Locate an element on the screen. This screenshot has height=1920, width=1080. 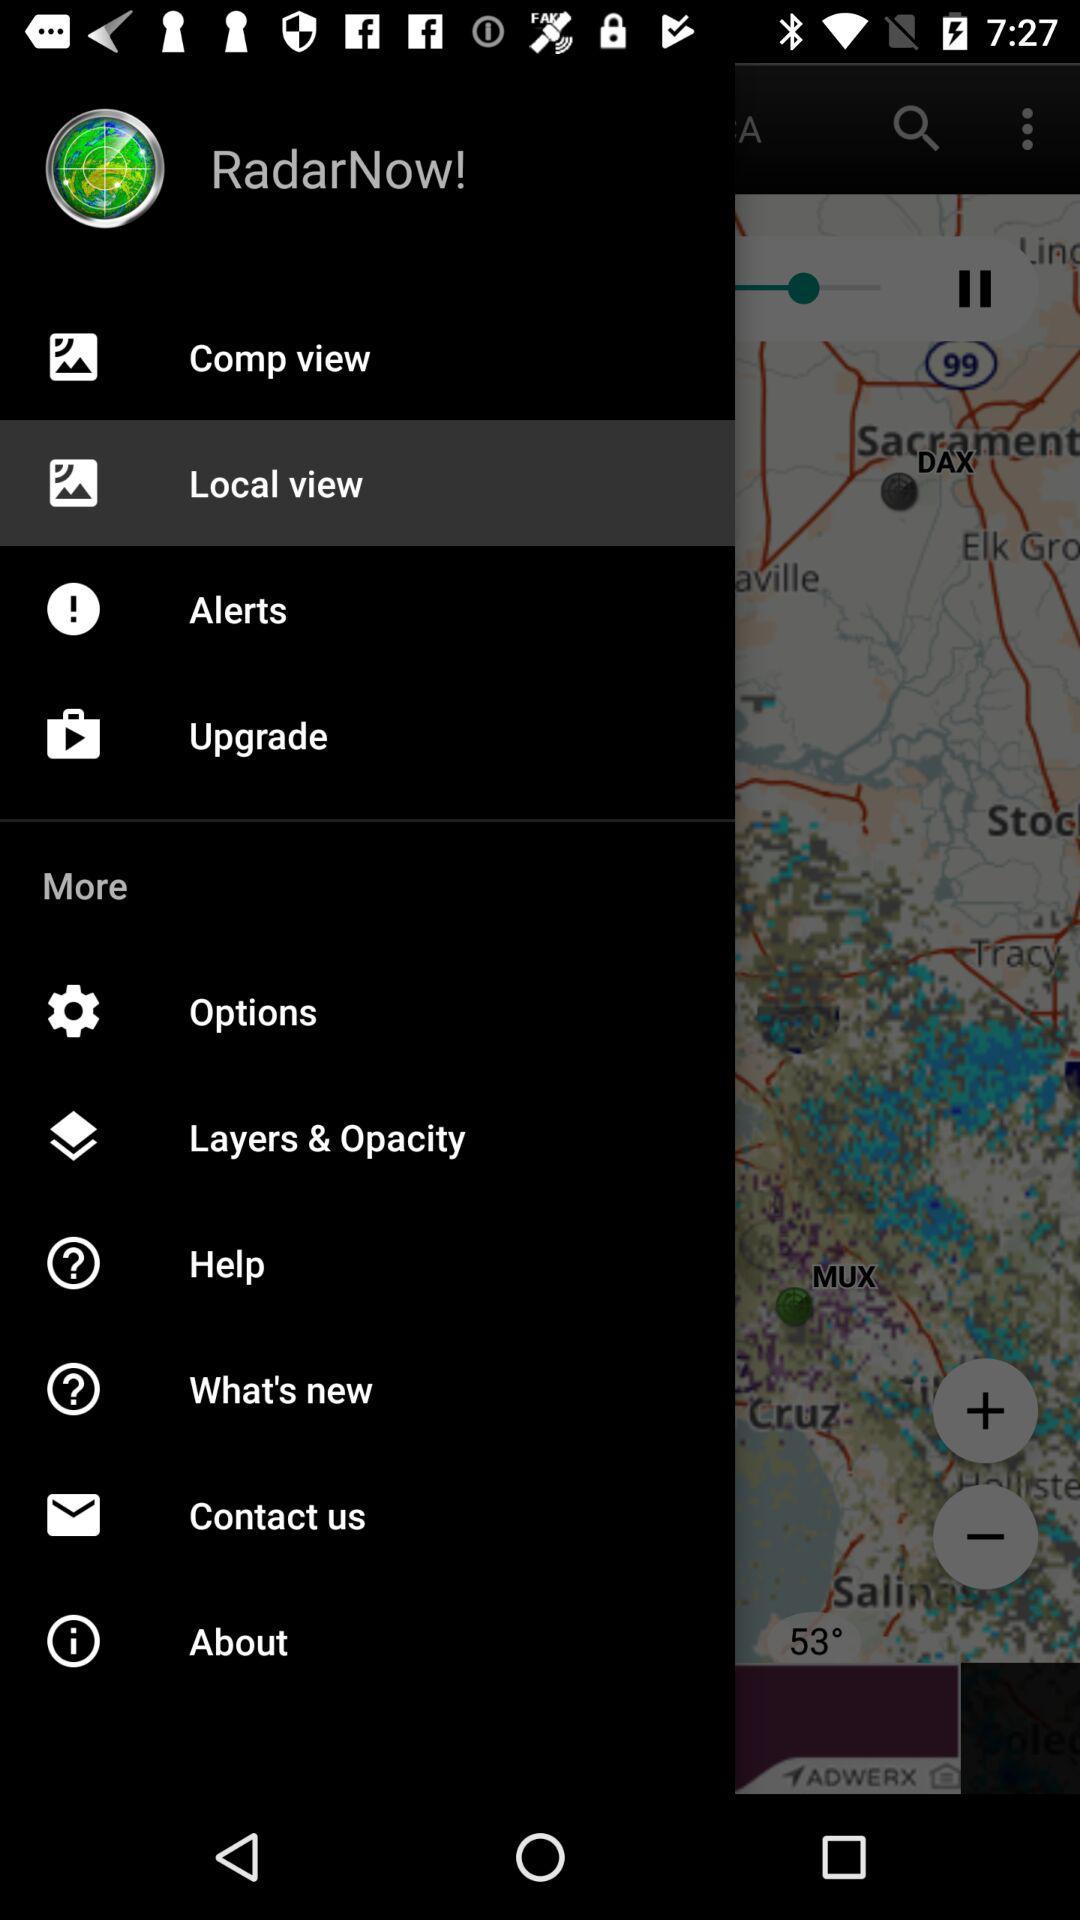
the search icon is located at coordinates (917, 127).